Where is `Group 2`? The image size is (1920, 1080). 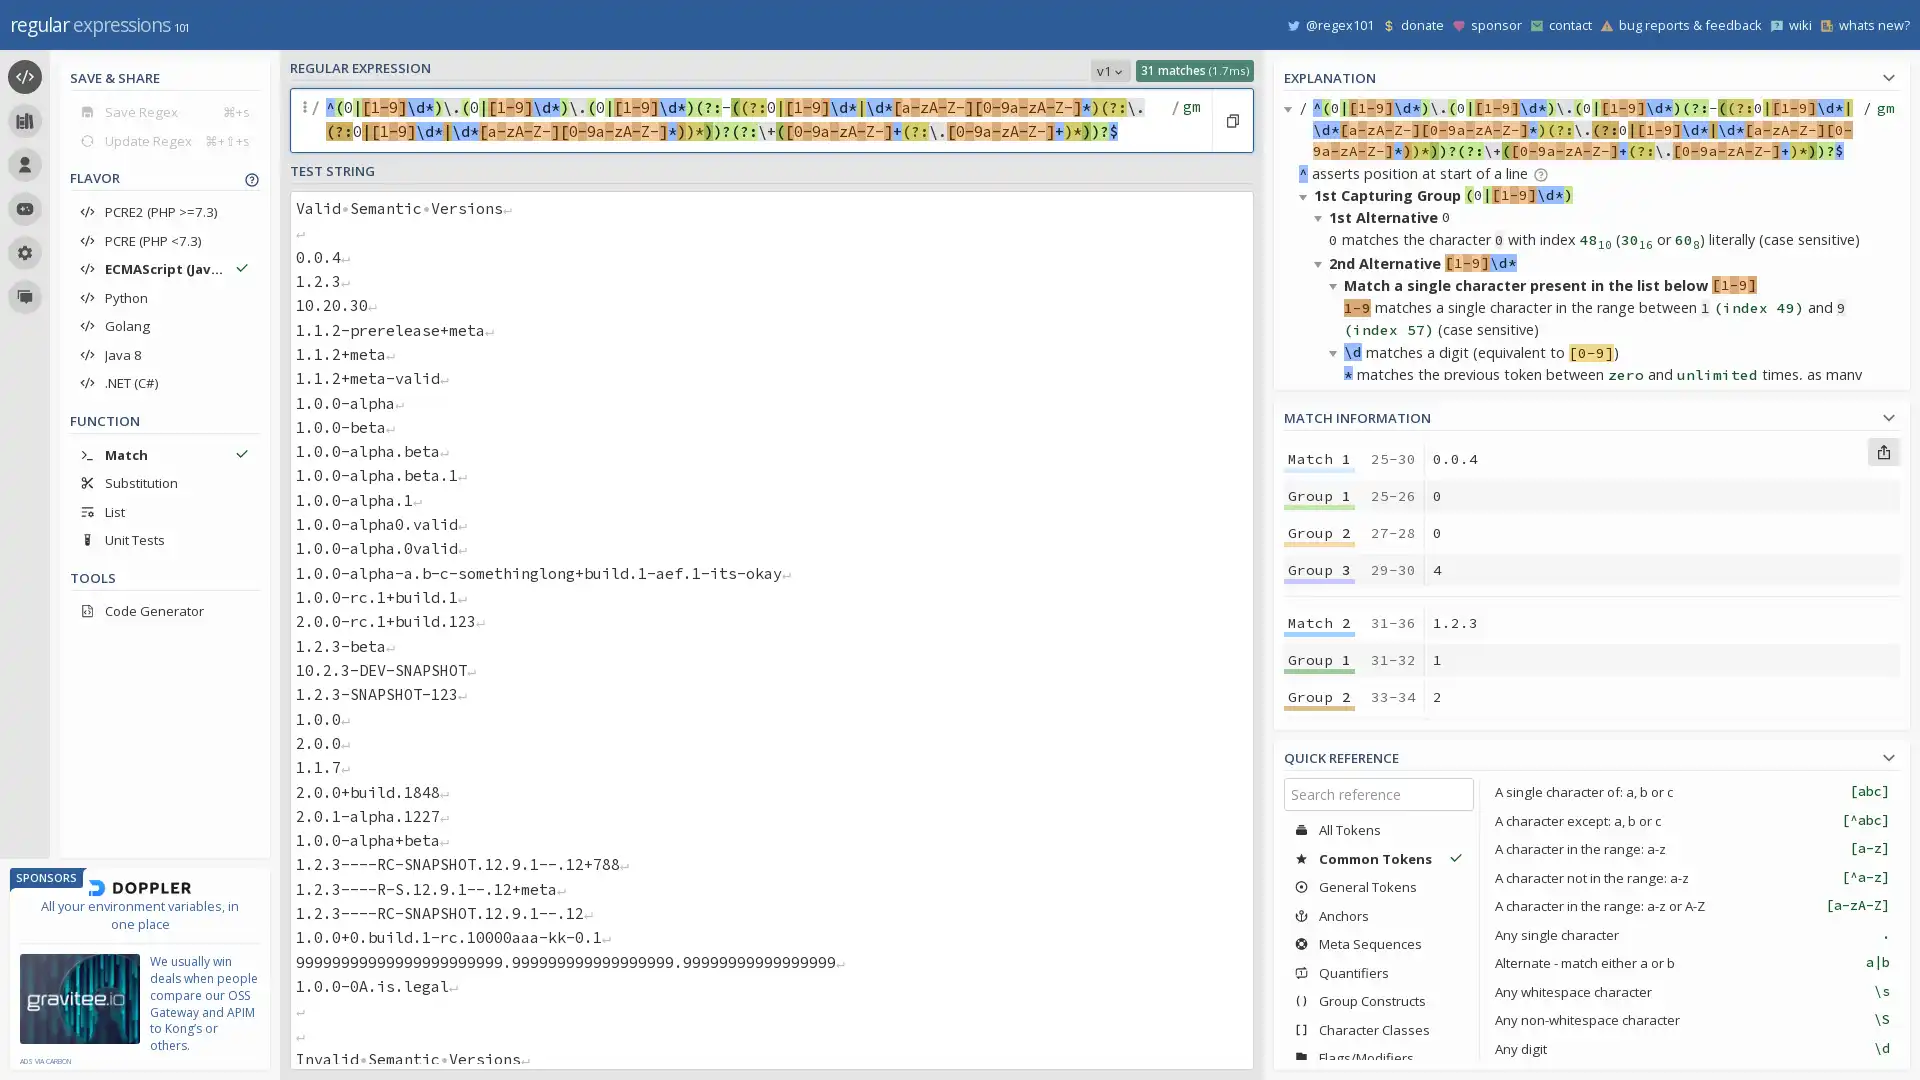
Group 2 is located at coordinates (1319, 696).